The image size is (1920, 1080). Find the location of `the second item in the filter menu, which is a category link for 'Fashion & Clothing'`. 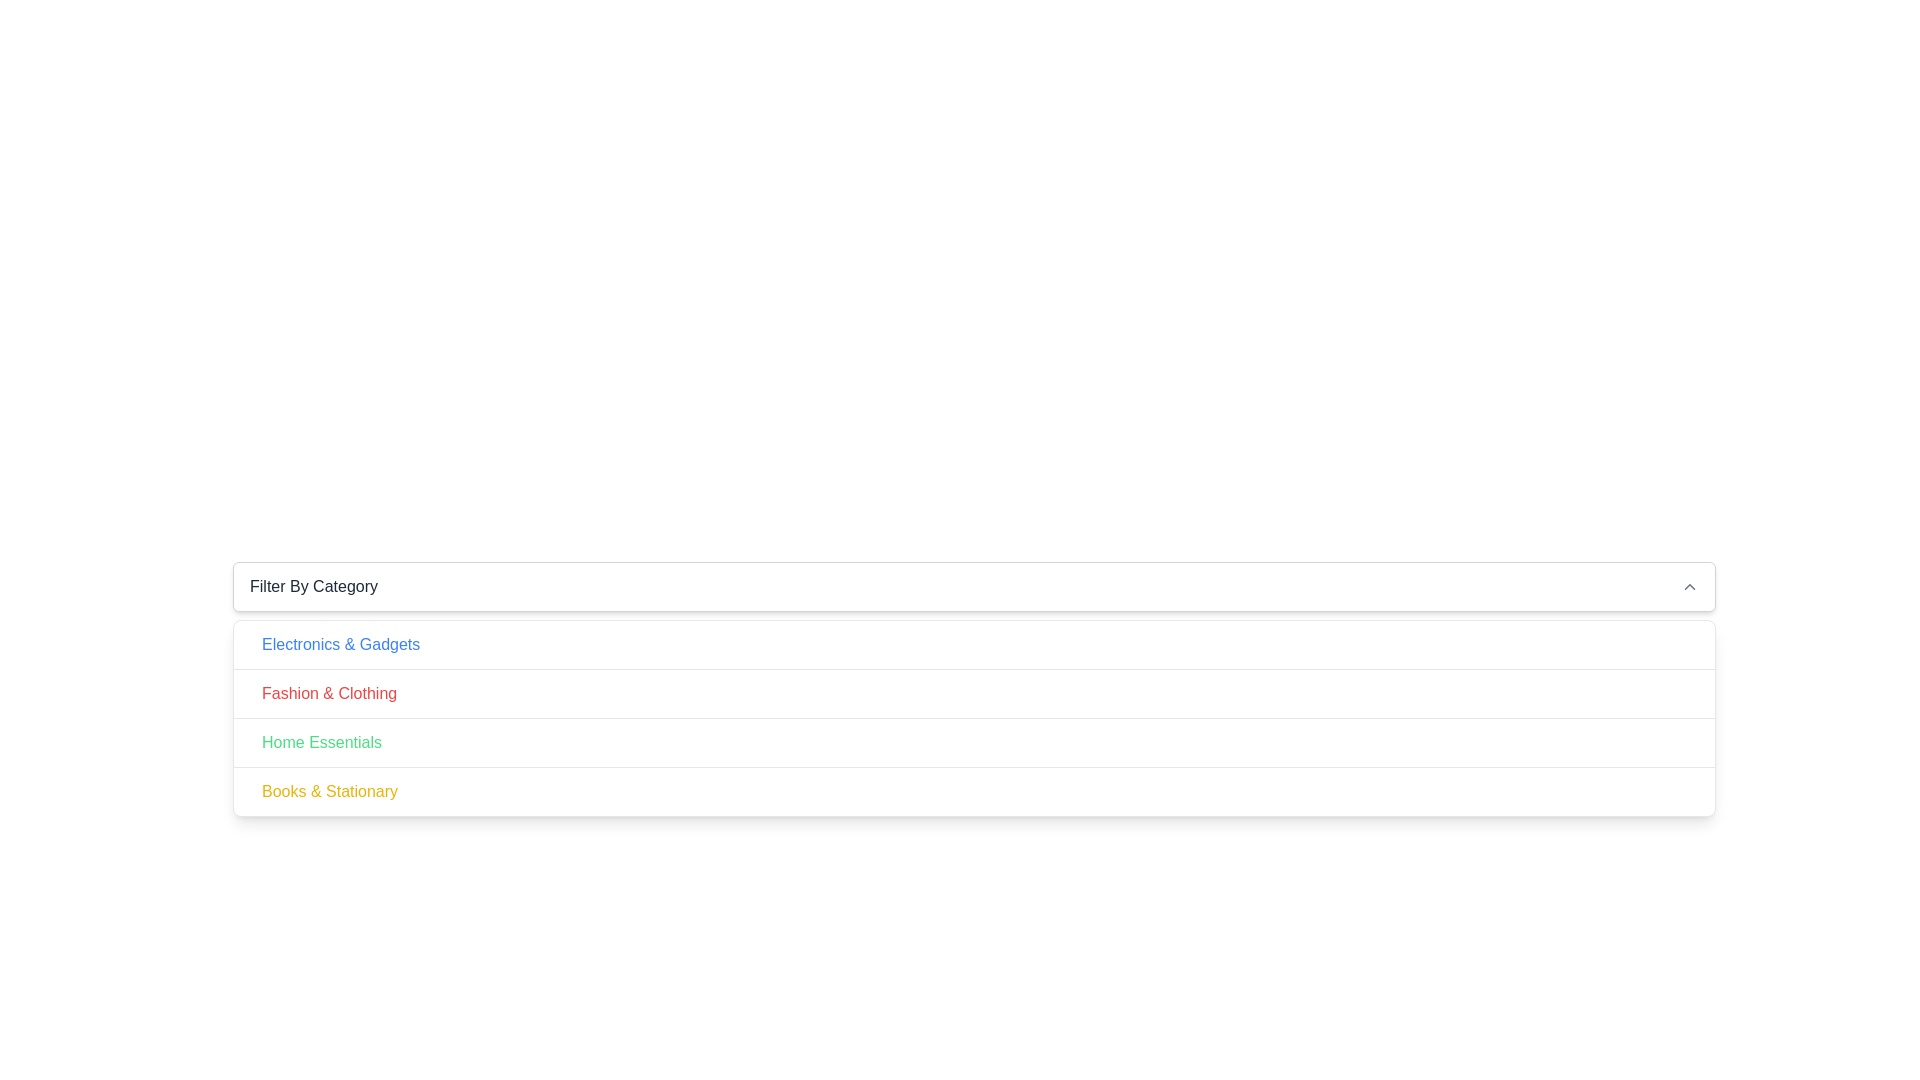

the second item in the filter menu, which is a category link for 'Fashion & Clothing' is located at coordinates (974, 692).